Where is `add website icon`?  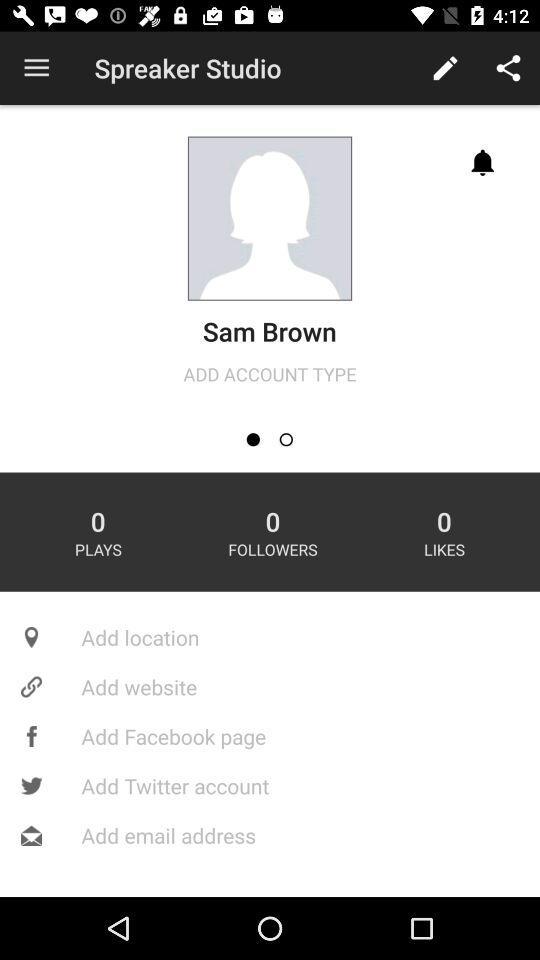
add website icon is located at coordinates (270, 686).